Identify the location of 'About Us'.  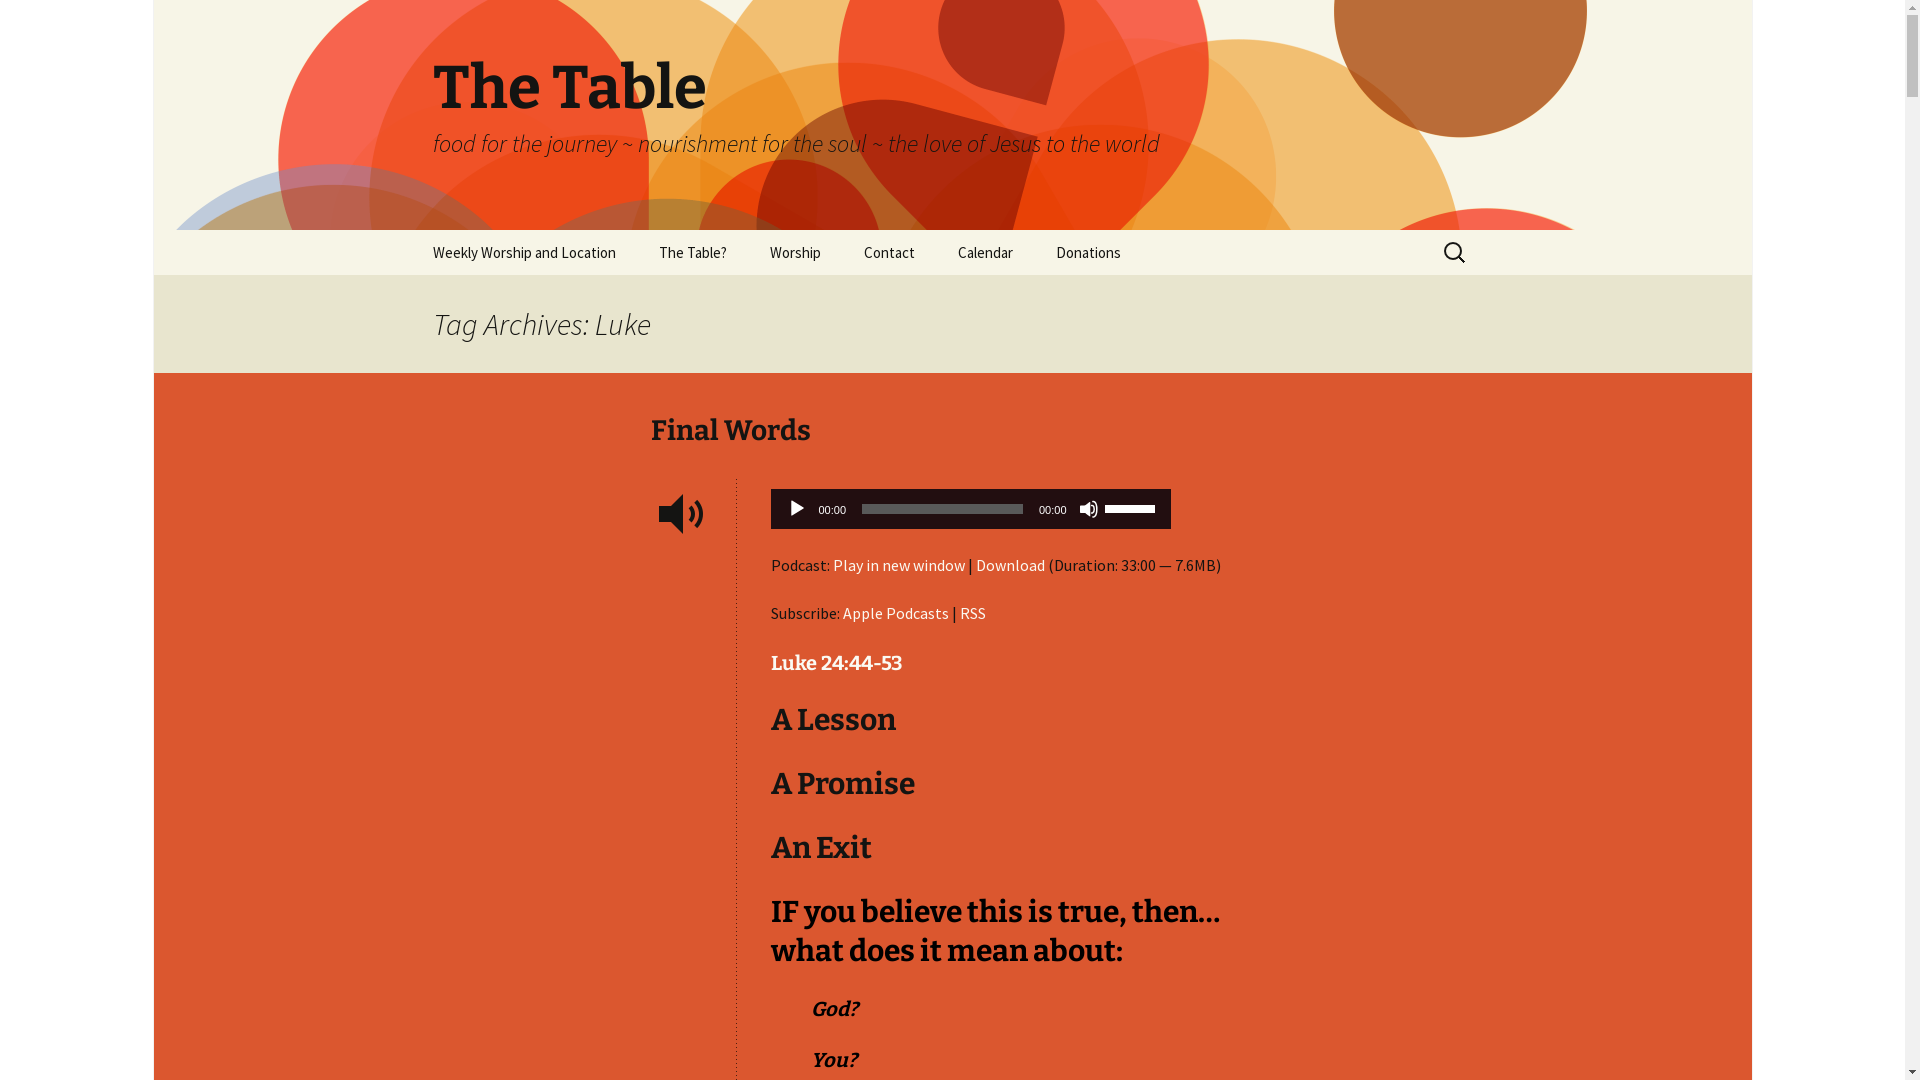
(737, 297).